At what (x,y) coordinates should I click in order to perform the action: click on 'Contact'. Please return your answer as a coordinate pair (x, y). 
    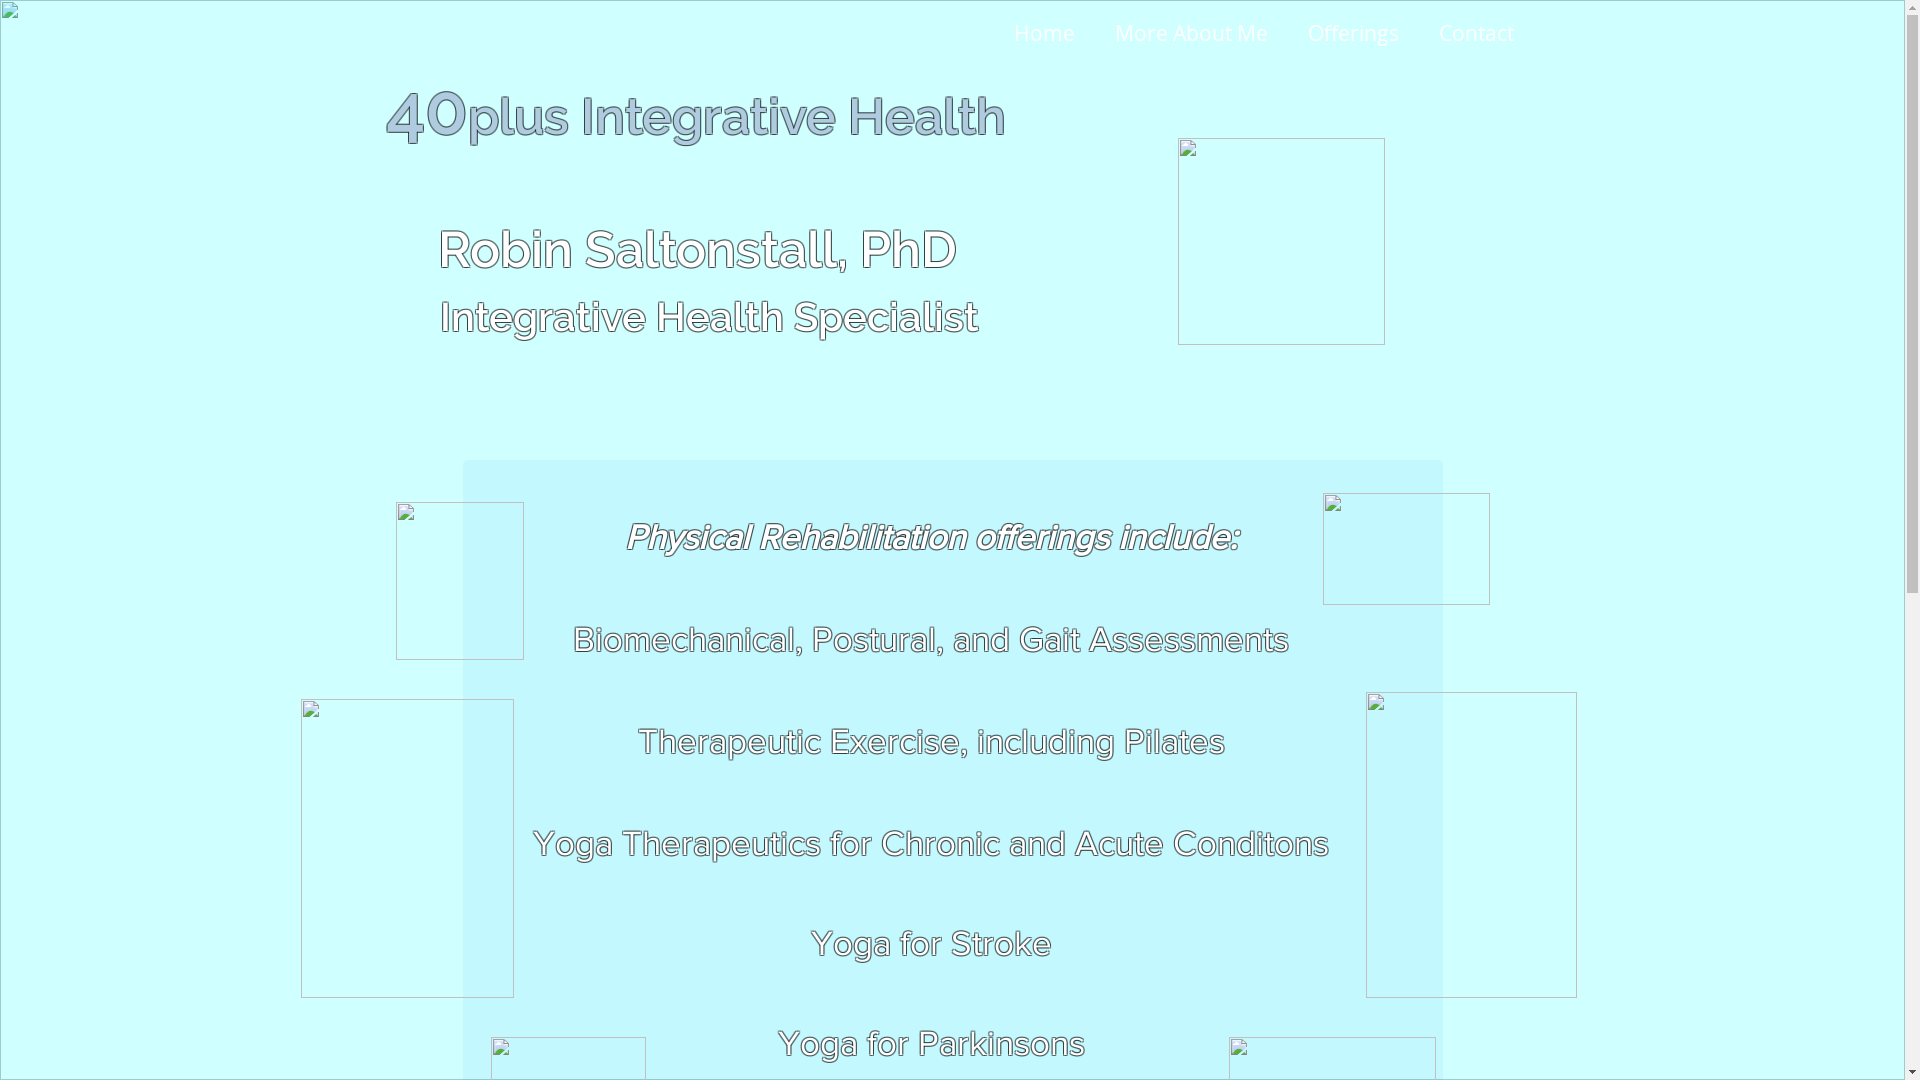
    Looking at the image, I should click on (1475, 33).